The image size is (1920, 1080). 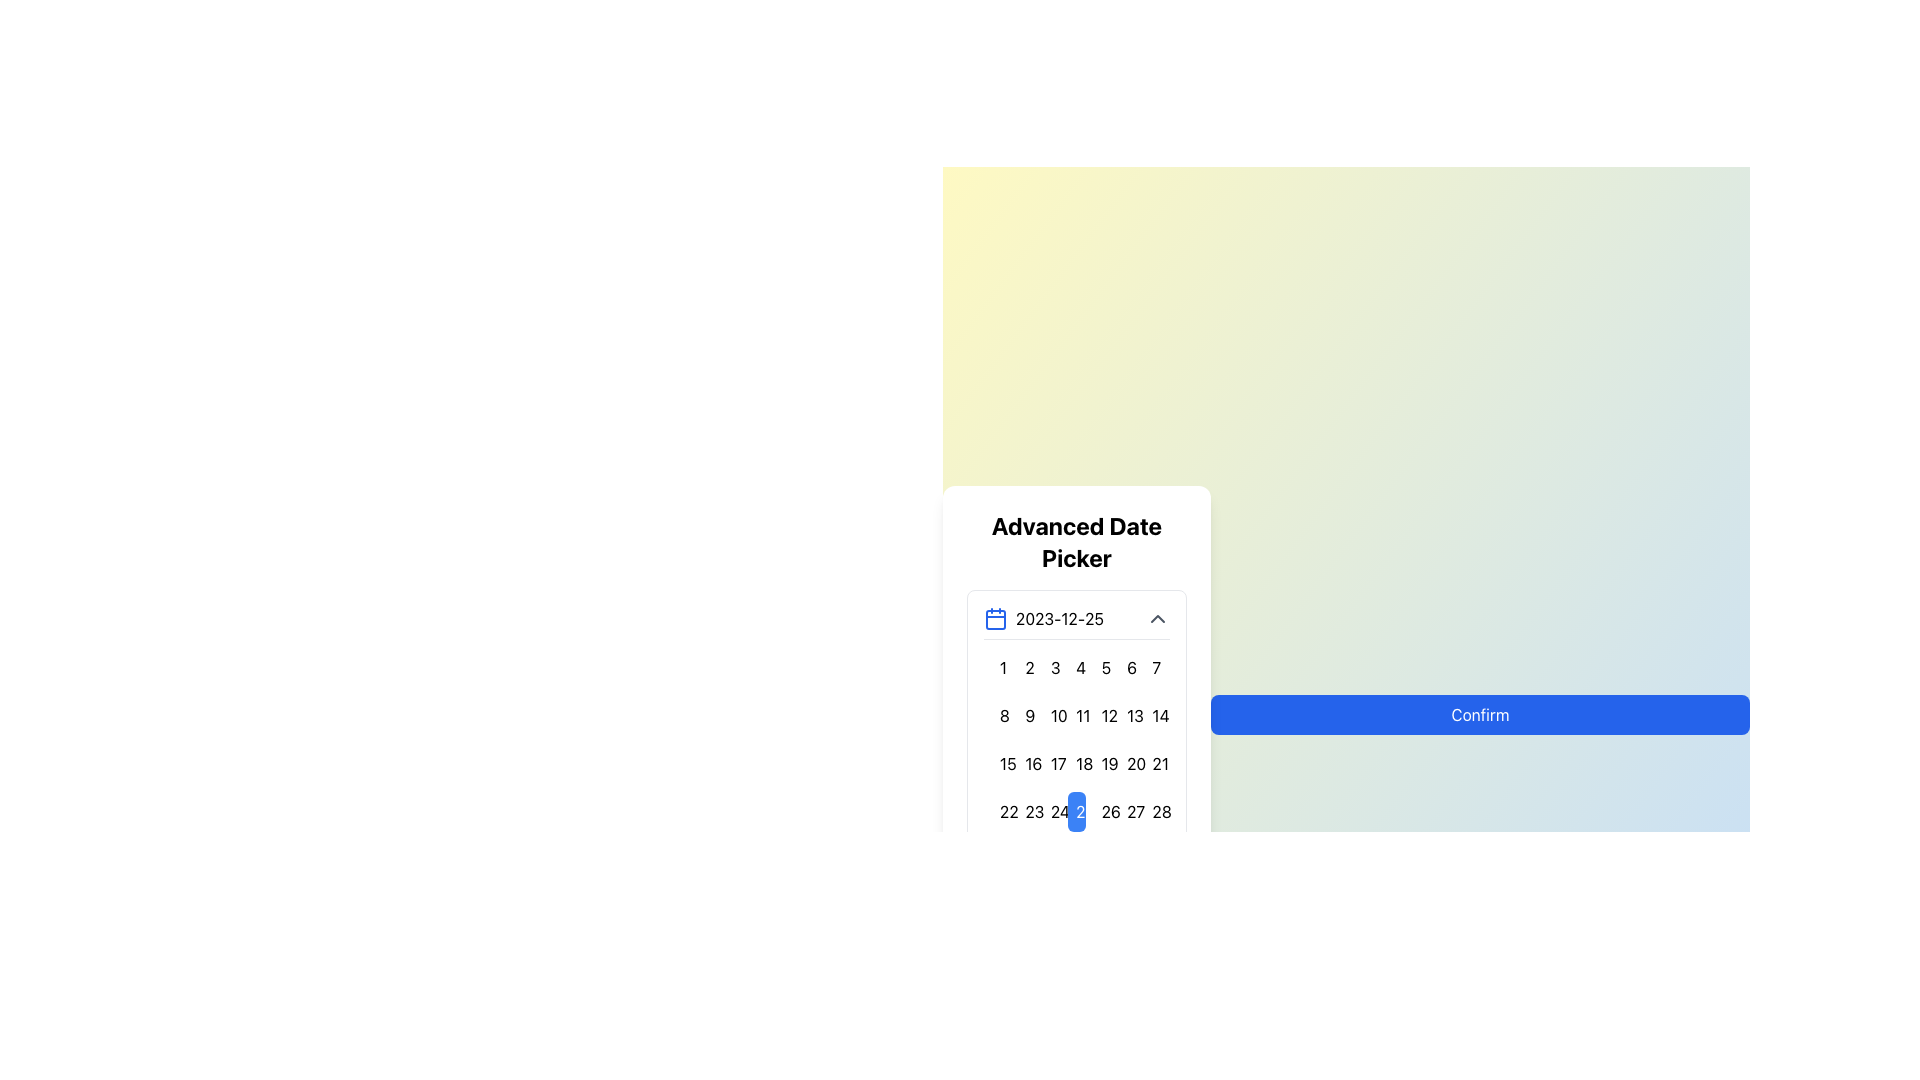 I want to click on the interactive button representing the selectable date 28th in the lower right quadrant of the calendar grid, so click(x=1153, y=811).